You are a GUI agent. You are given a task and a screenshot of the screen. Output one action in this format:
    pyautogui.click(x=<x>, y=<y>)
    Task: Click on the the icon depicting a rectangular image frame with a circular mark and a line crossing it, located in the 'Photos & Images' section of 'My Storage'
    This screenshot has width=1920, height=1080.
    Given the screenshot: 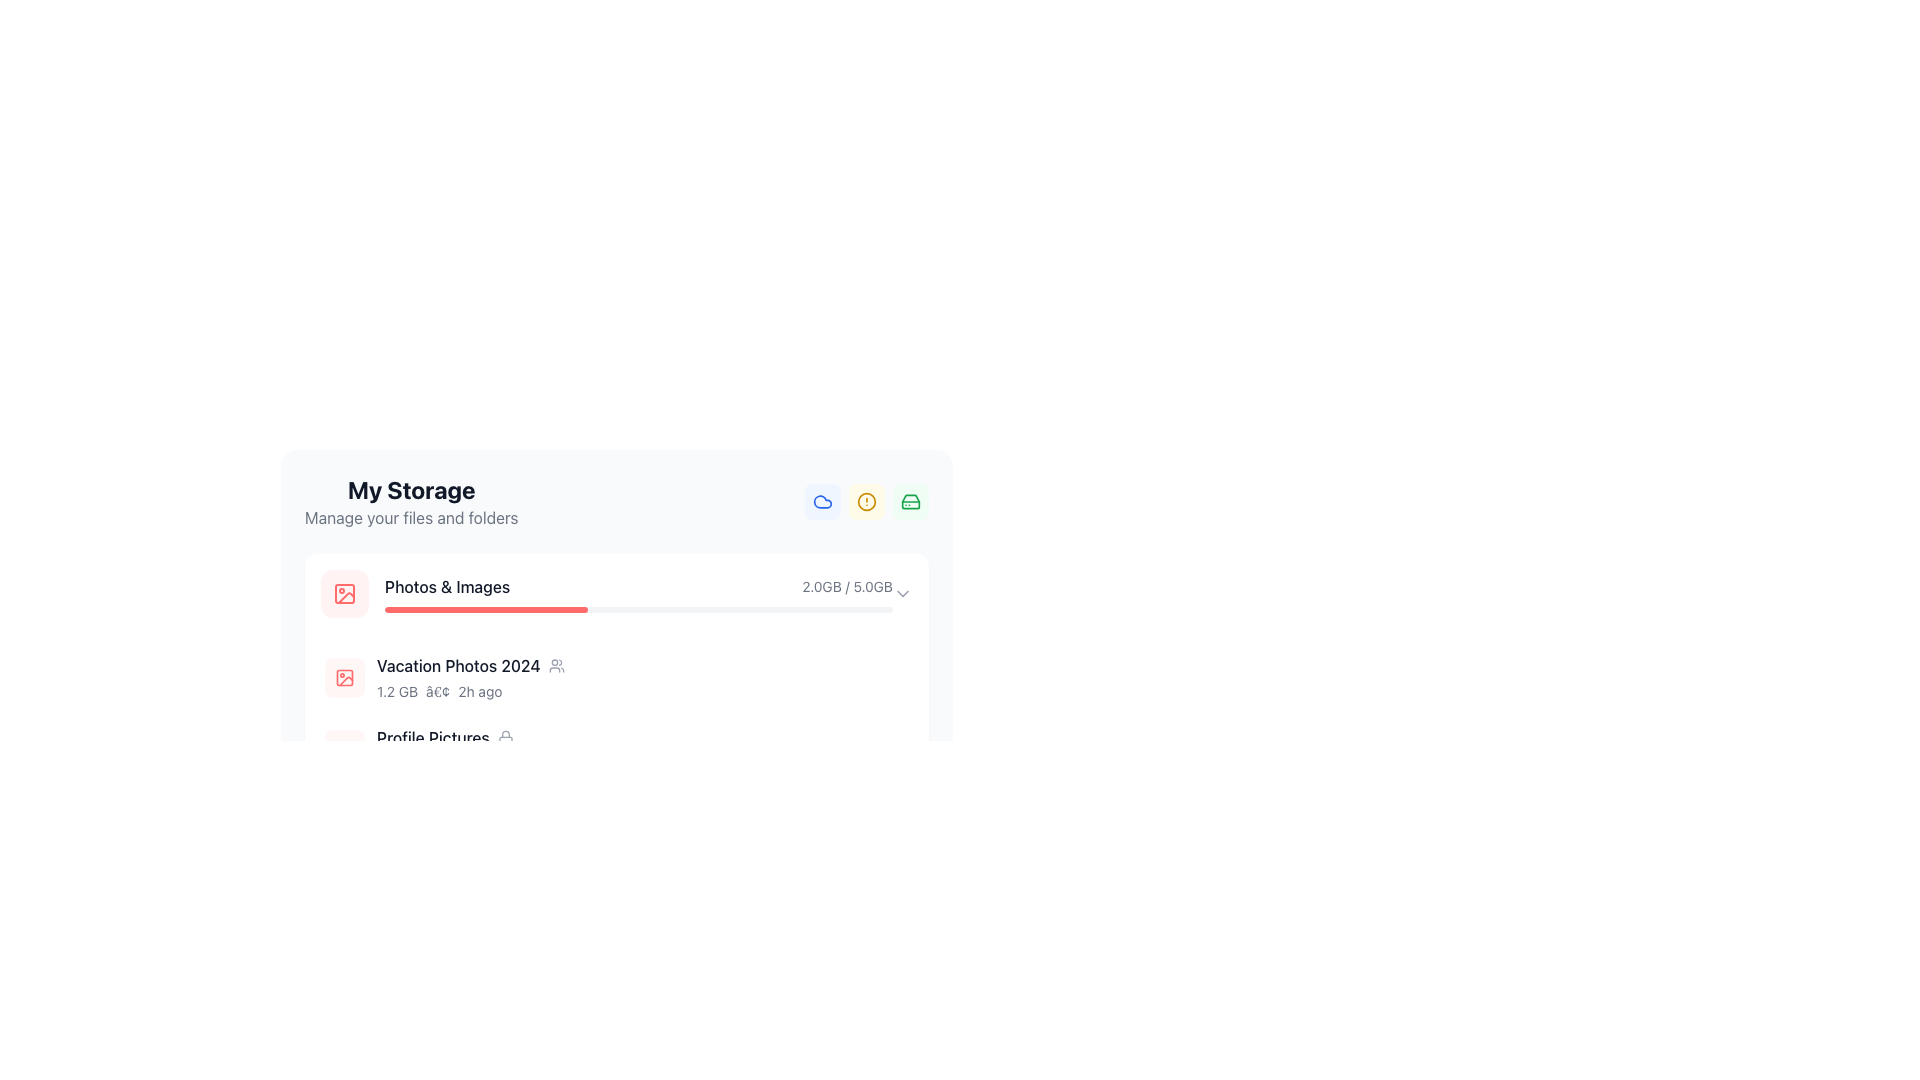 What is the action you would take?
    pyautogui.click(x=345, y=593)
    